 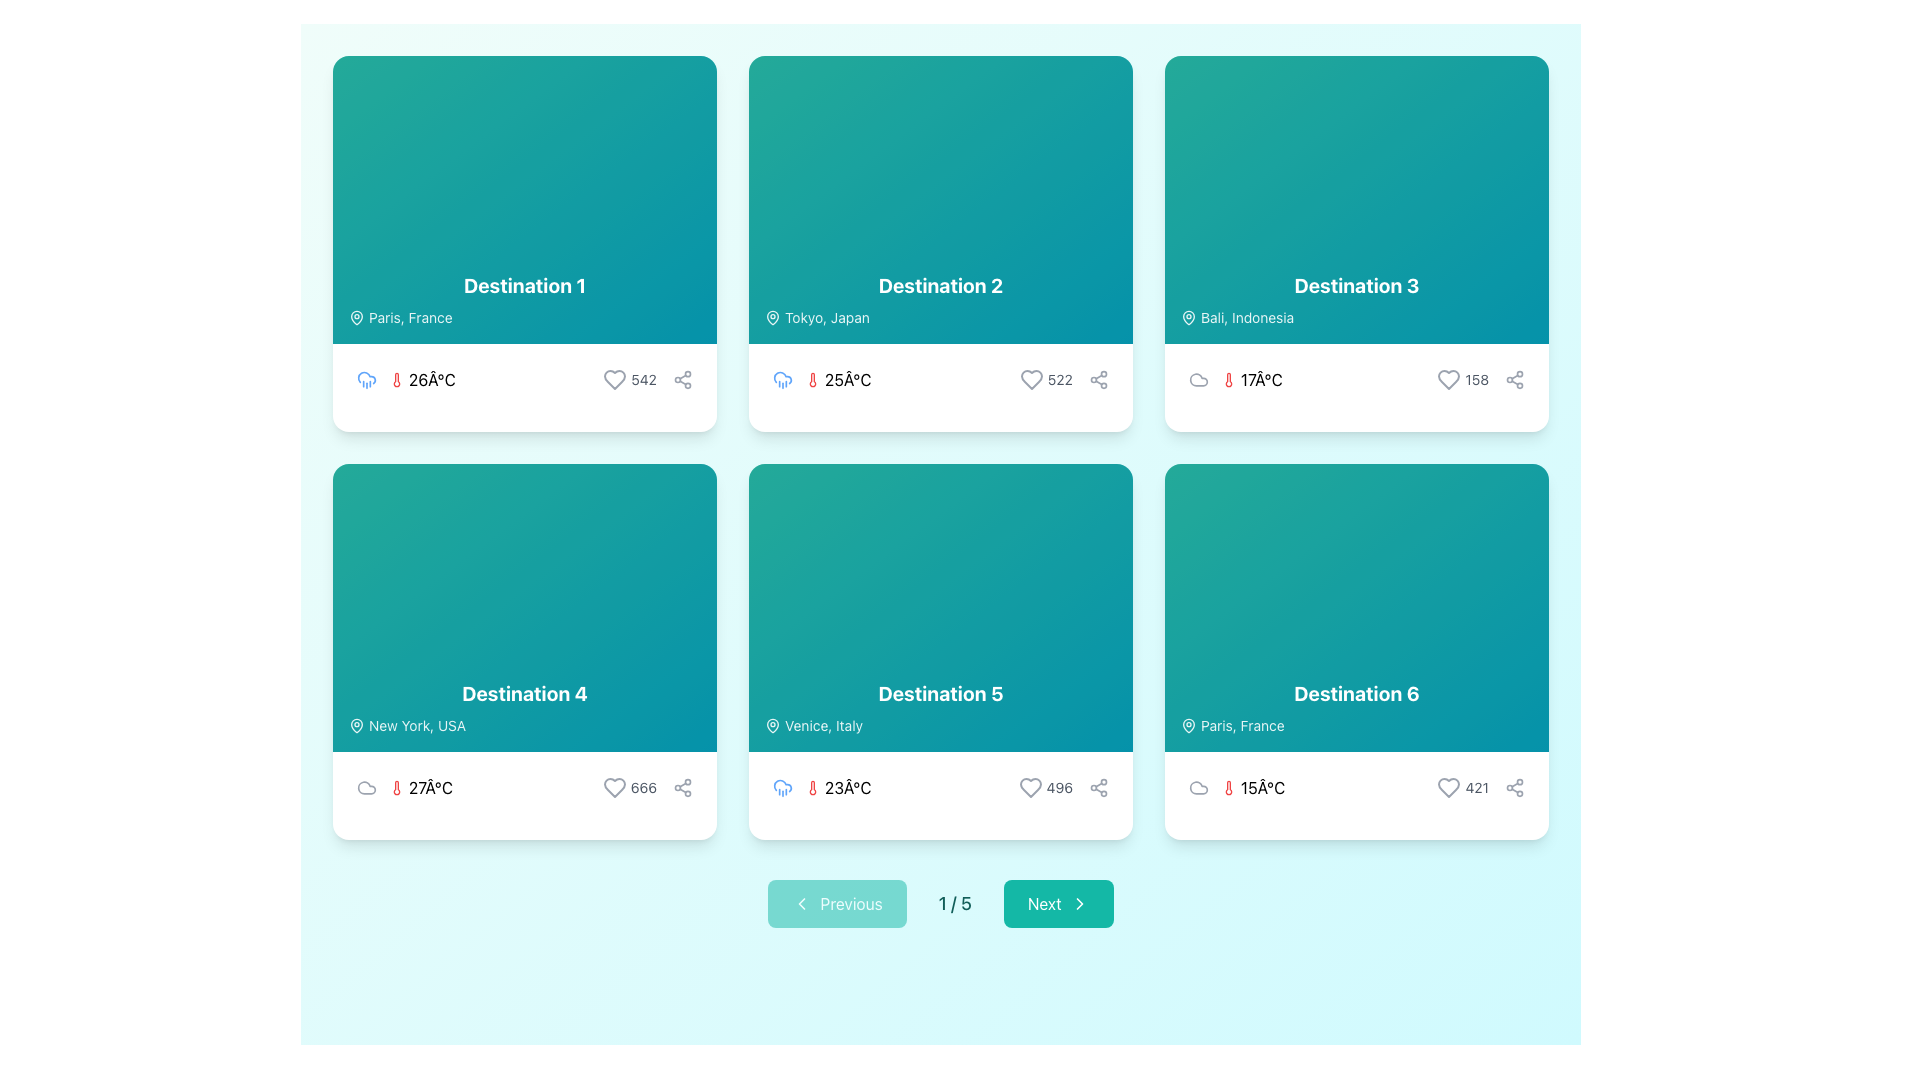 I want to click on the map pin icon located in the top left corner of the 'Destination 3' card, preceding the text 'Bali, Indonesia', so click(x=1189, y=315).